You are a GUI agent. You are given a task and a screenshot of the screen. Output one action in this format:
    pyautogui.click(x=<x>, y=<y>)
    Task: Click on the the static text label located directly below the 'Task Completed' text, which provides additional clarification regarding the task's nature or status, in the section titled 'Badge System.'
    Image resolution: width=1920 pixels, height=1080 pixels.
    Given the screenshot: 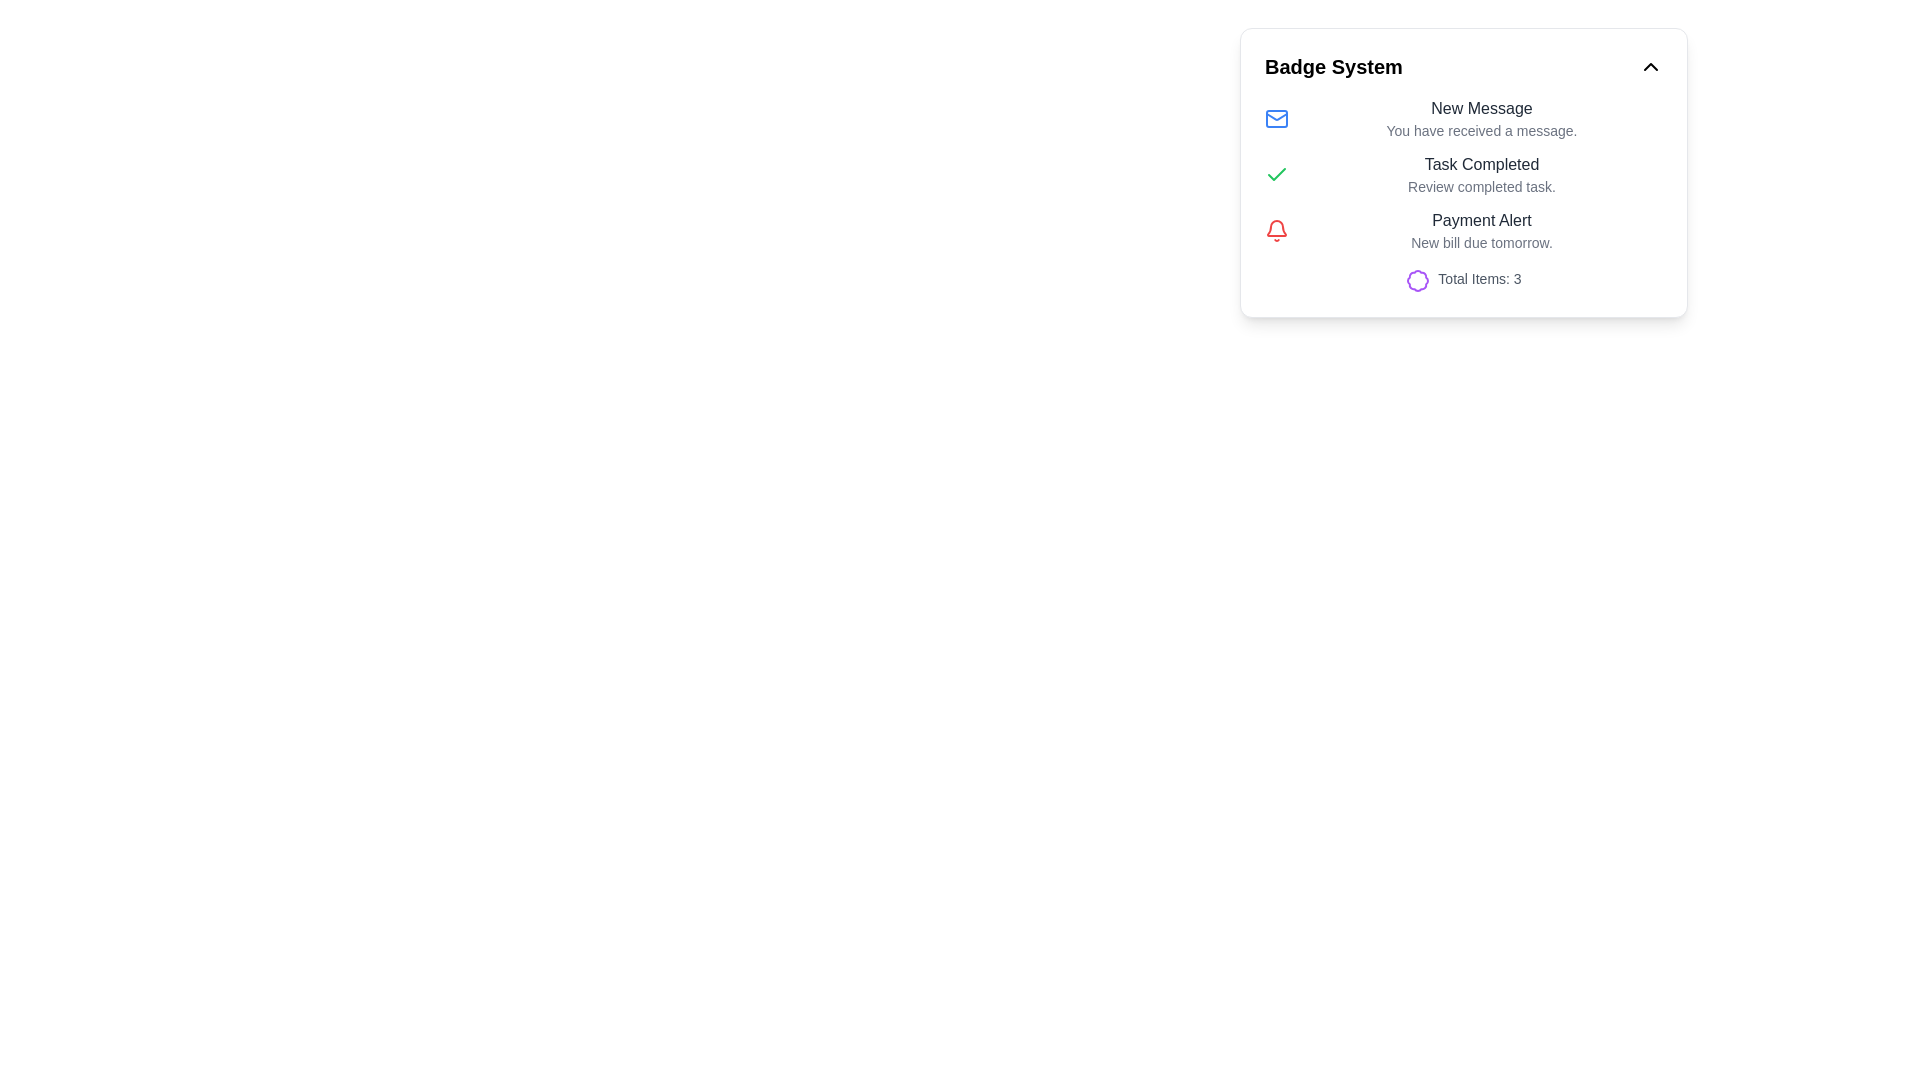 What is the action you would take?
    pyautogui.click(x=1482, y=186)
    